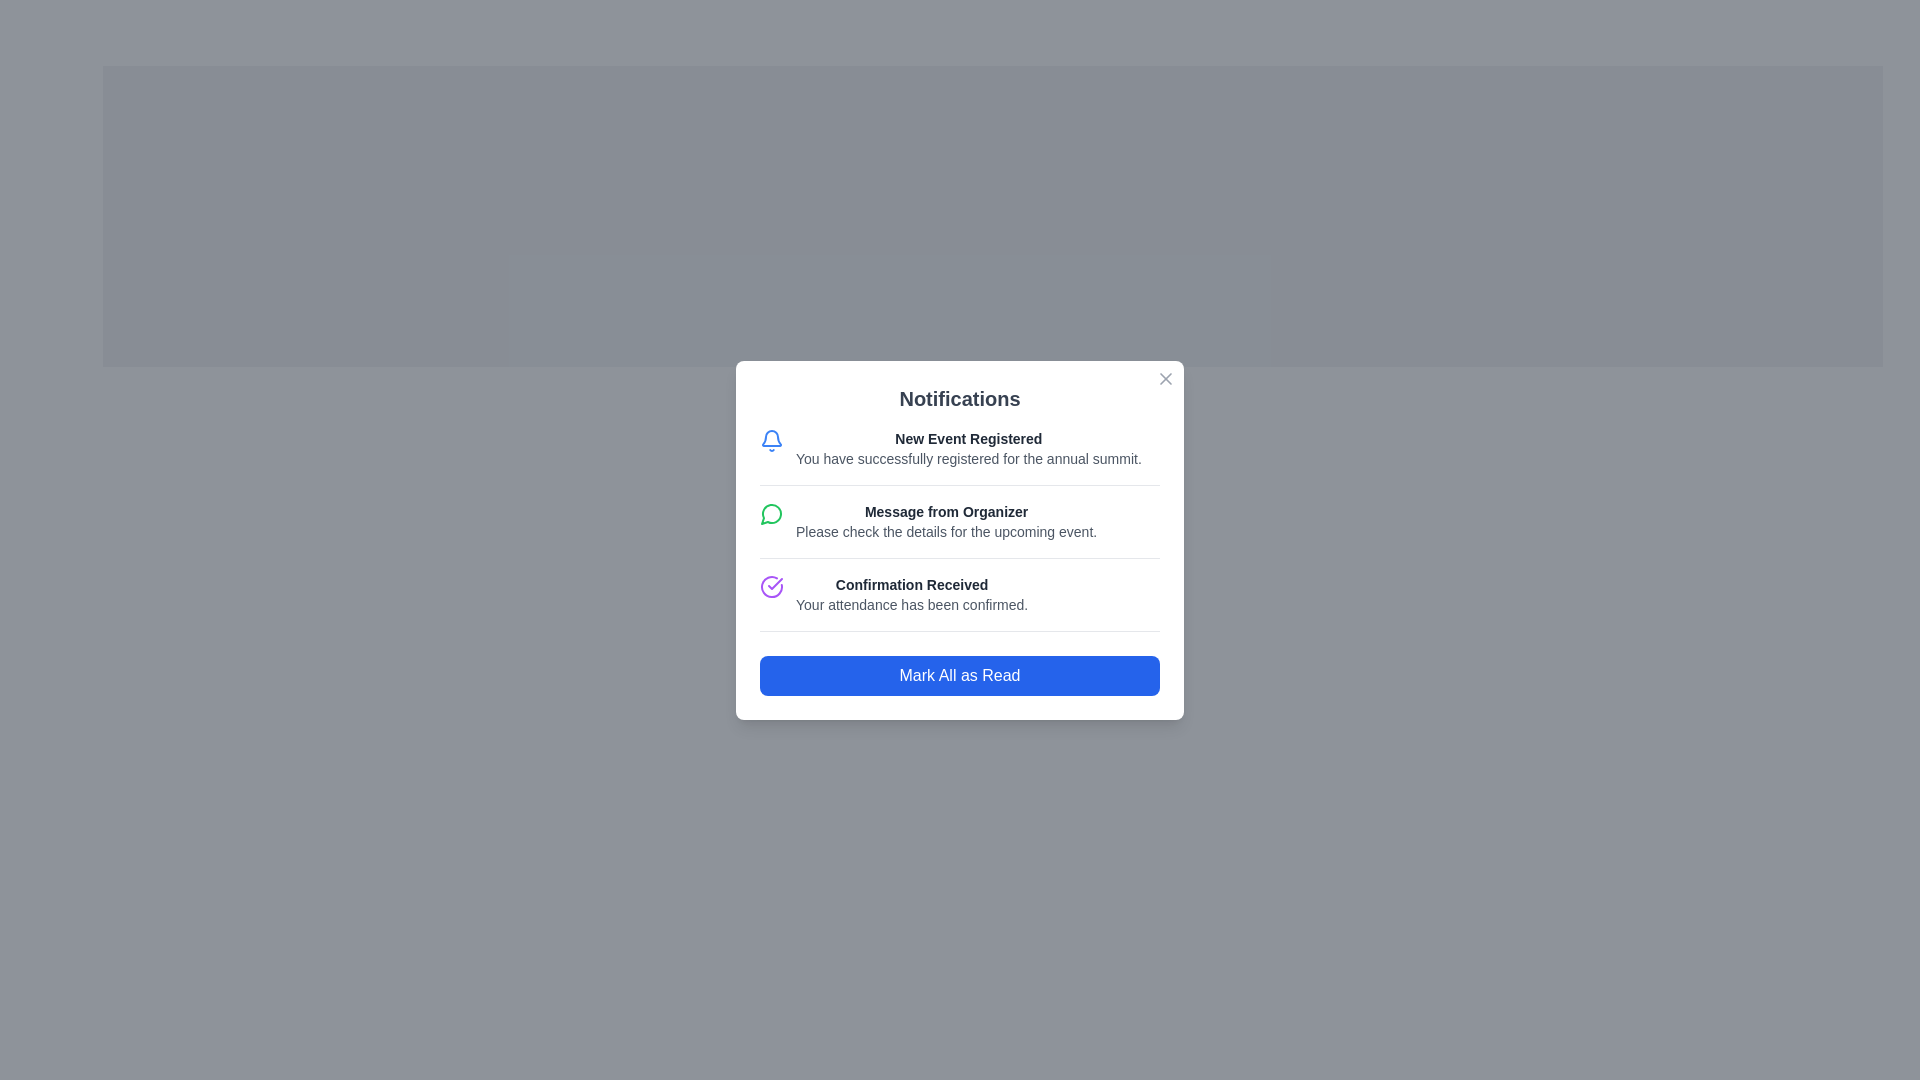 The height and width of the screenshot is (1080, 1920). I want to click on the confirmation icon located in the bottom section of the modal, aligned on the left, which indicates a successful confirmation, so click(771, 585).